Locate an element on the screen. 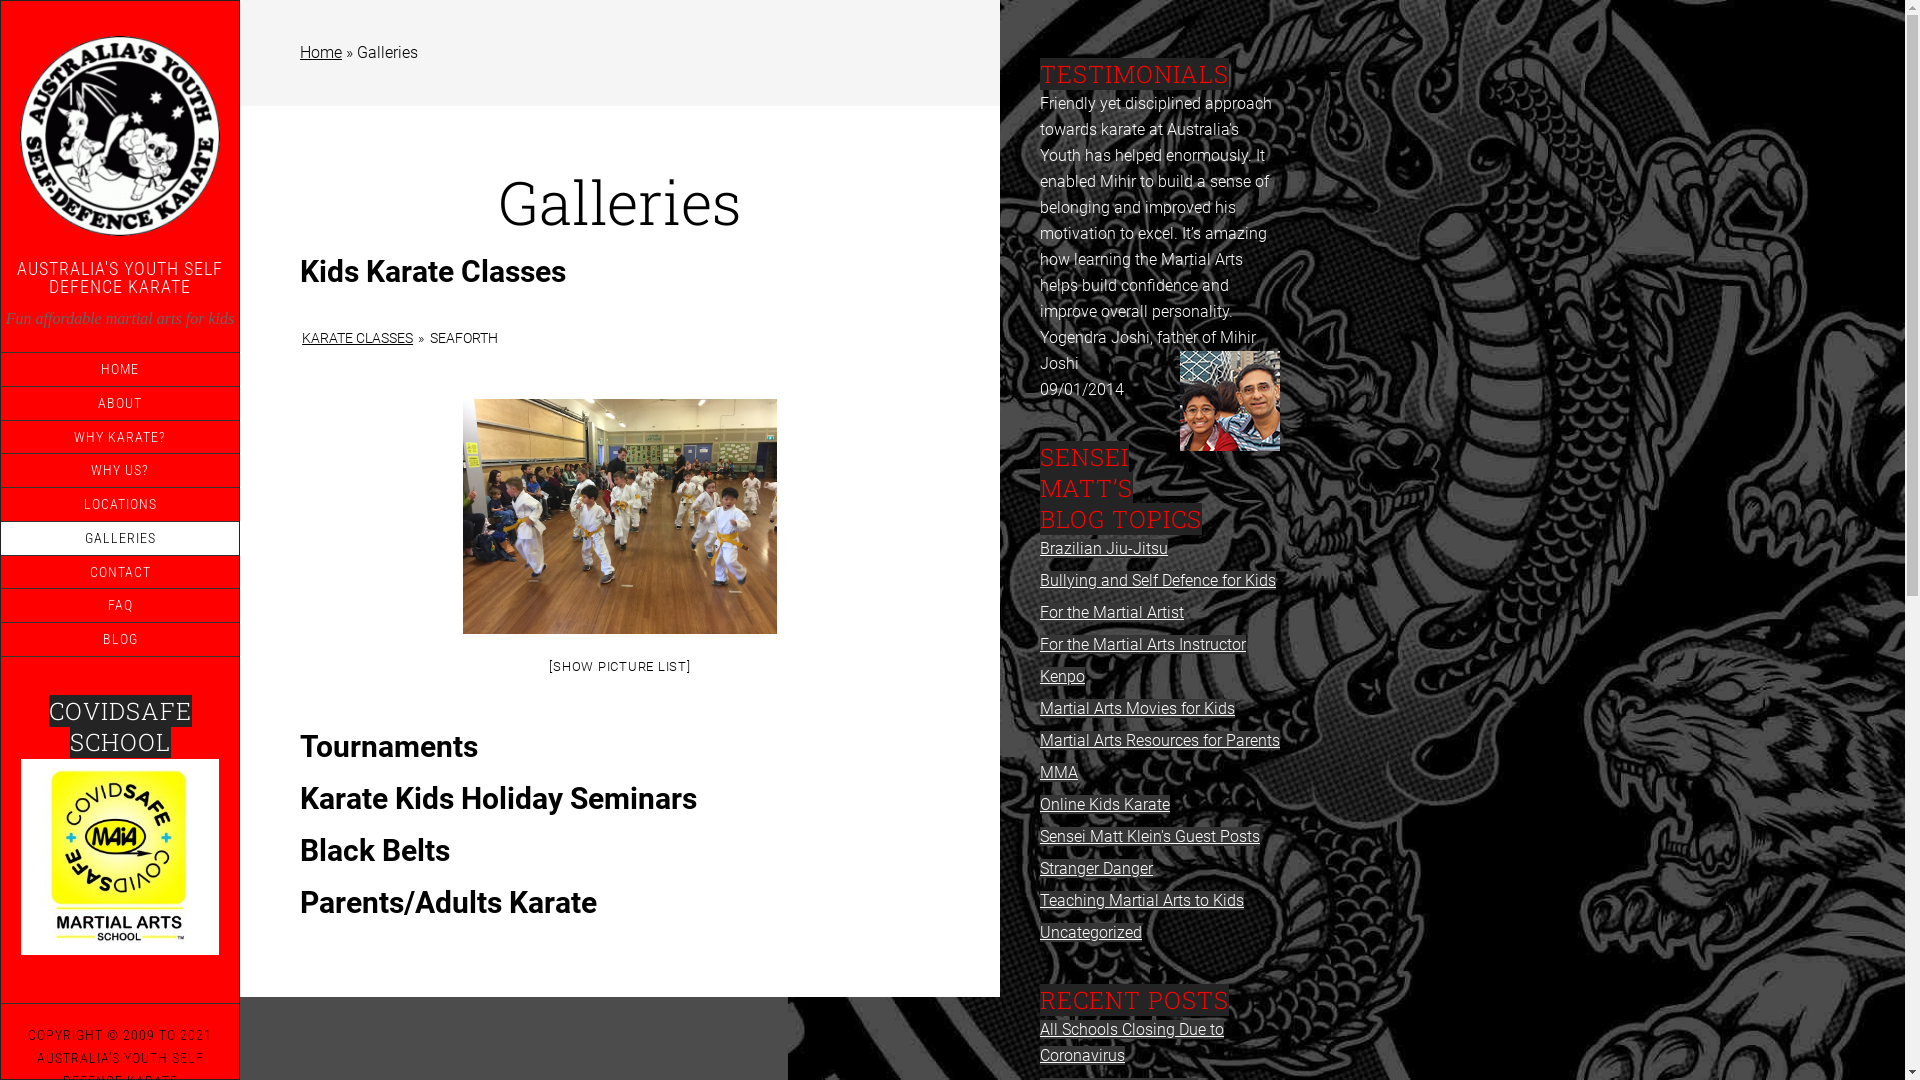 Image resolution: width=1920 pixels, height=1080 pixels. 'Home' is located at coordinates (321, 51).